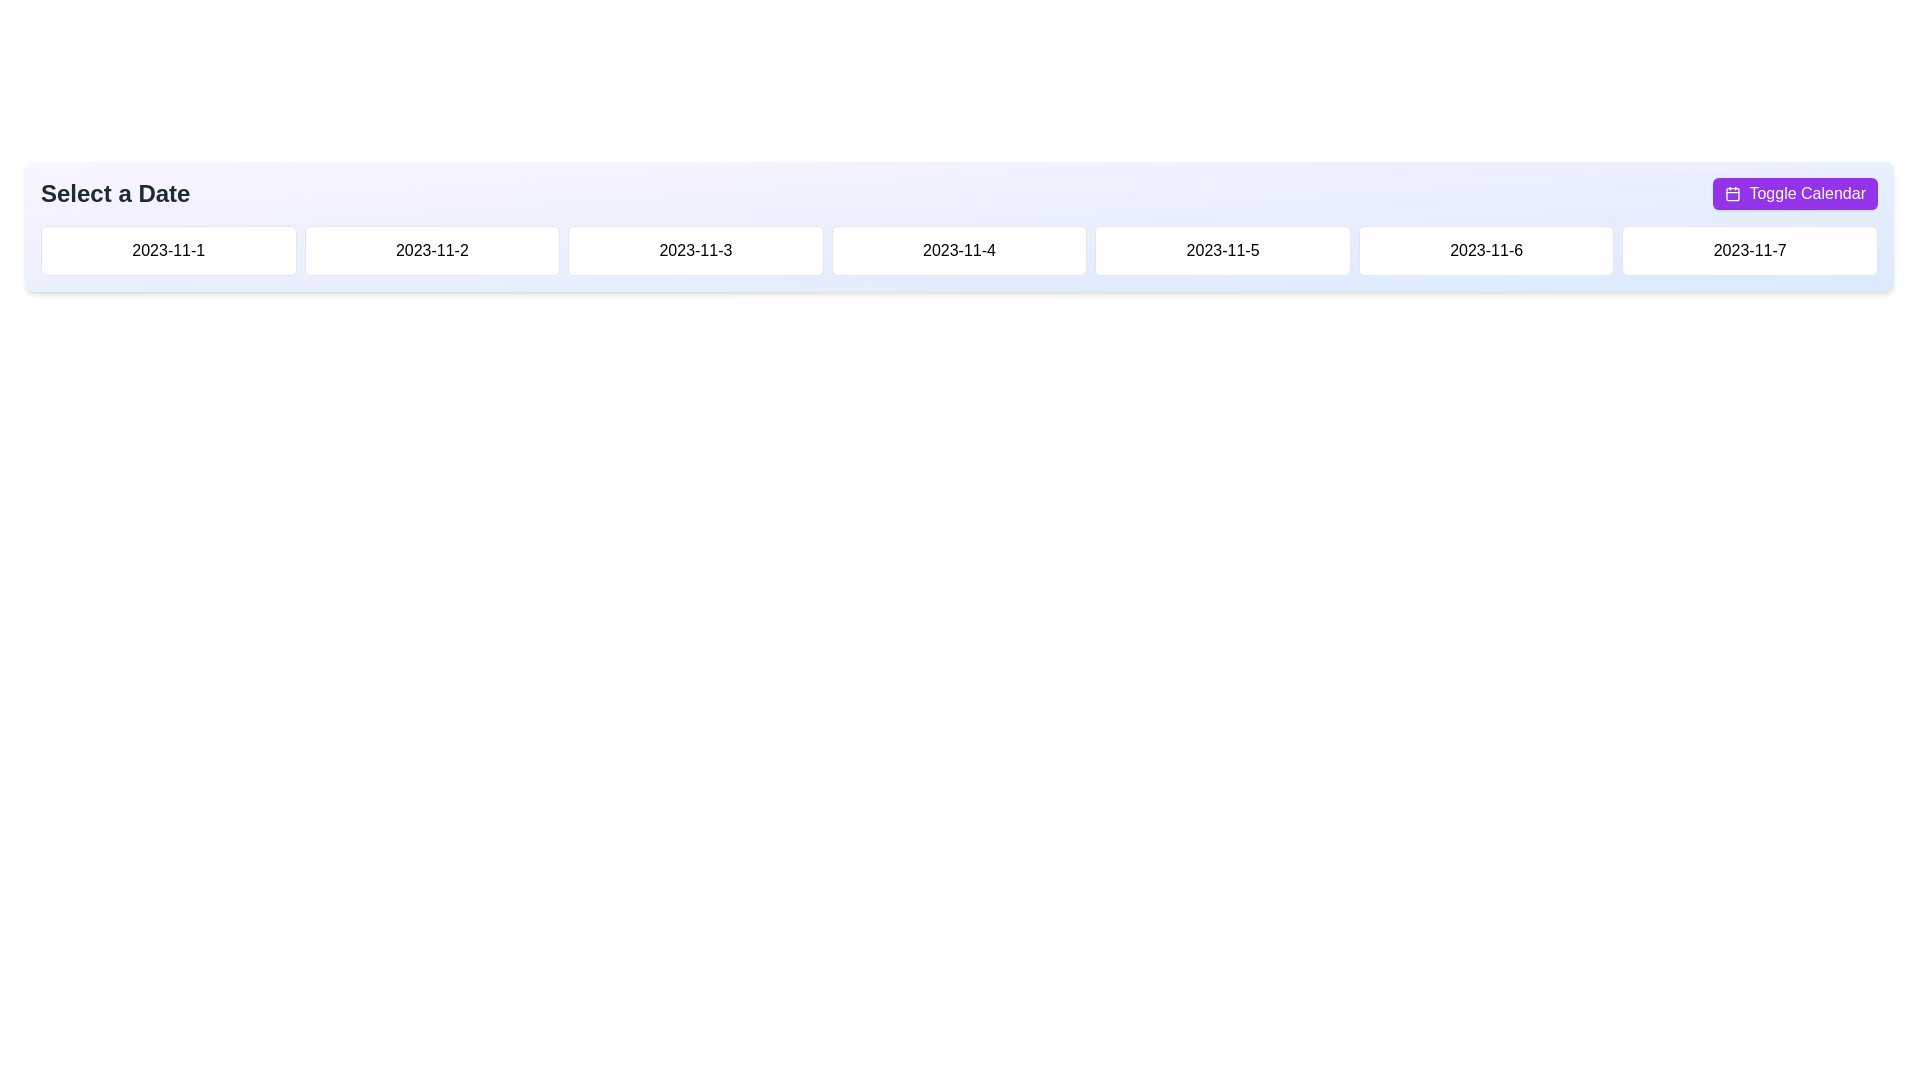 This screenshot has height=1080, width=1920. Describe the element at coordinates (431, 249) in the screenshot. I see `the button displaying the date '2023-11-2' which has a white background and black text, positioned between the buttons for '2023-11-1' and '2023-11-3'` at that location.